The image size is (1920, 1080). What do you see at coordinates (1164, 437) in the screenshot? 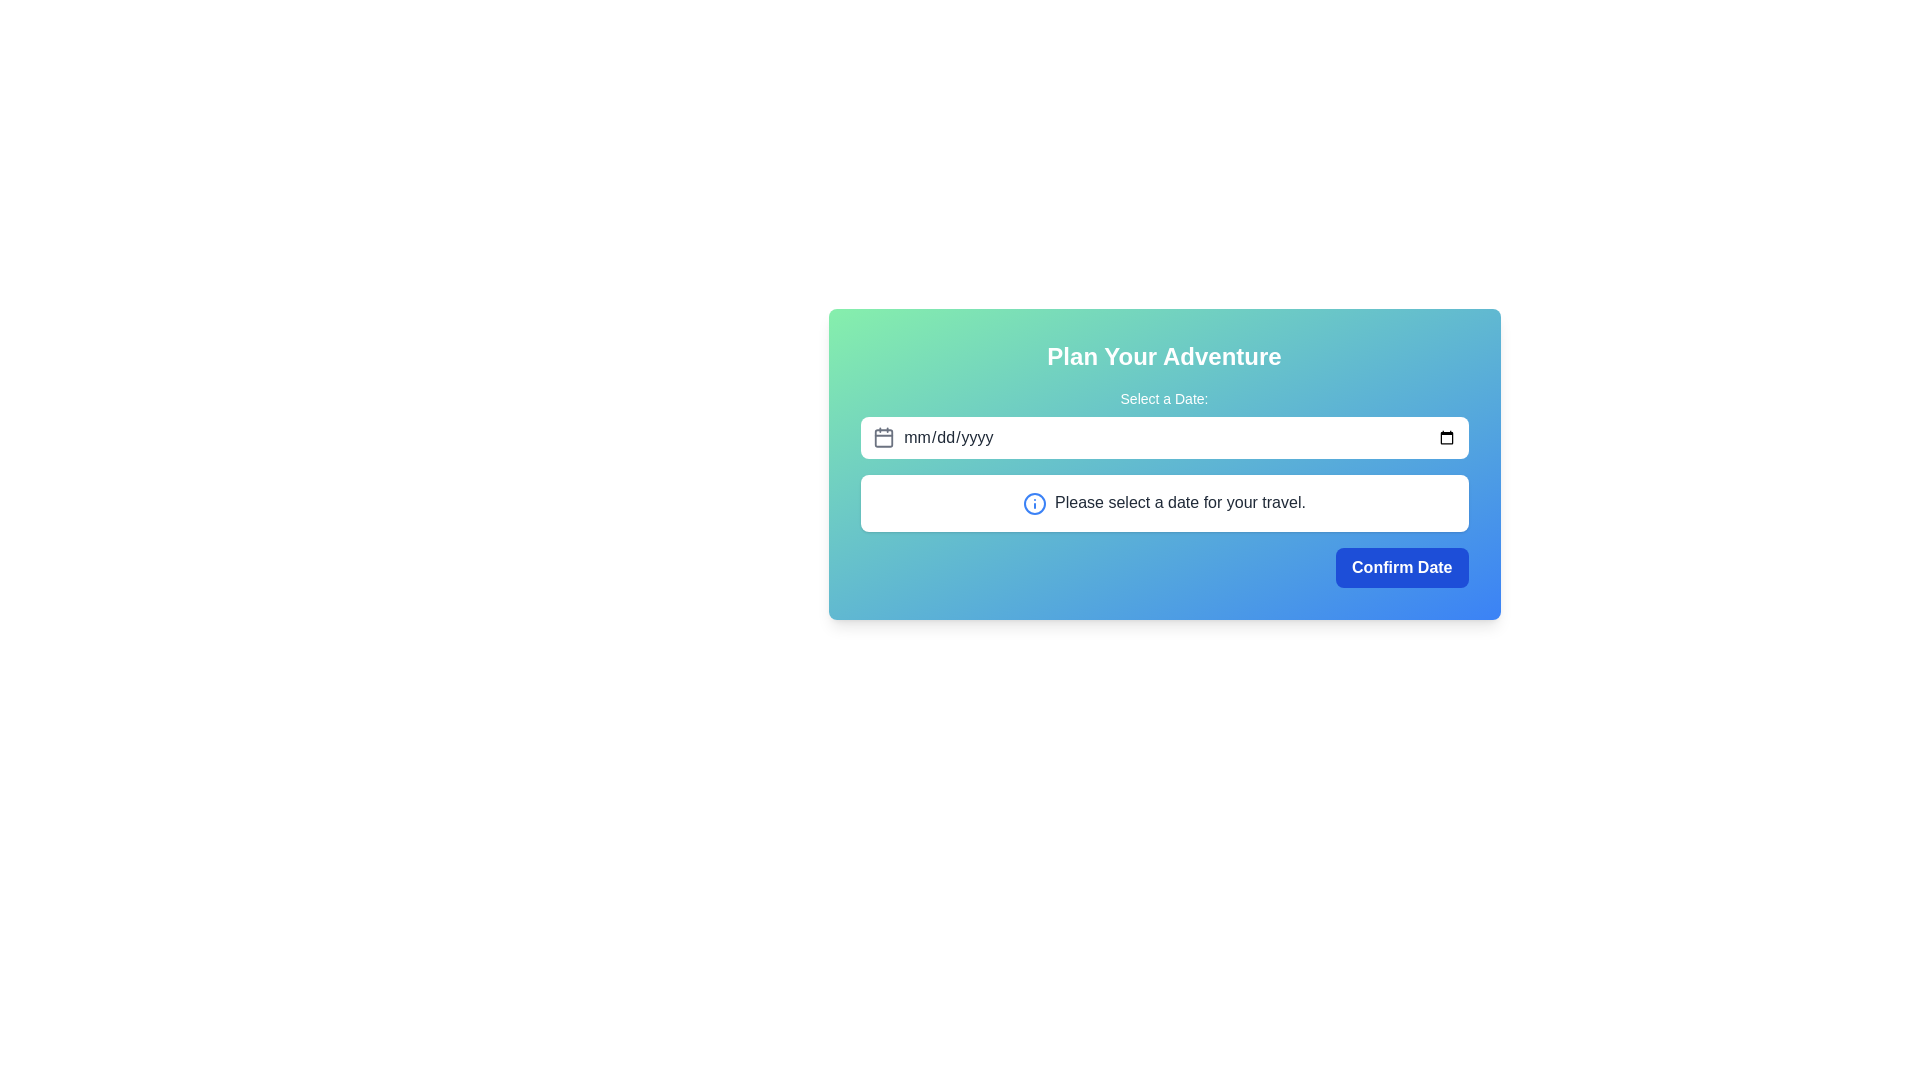
I see `the date input field located within the 'Plan Your Adventure' form` at bounding box center [1164, 437].